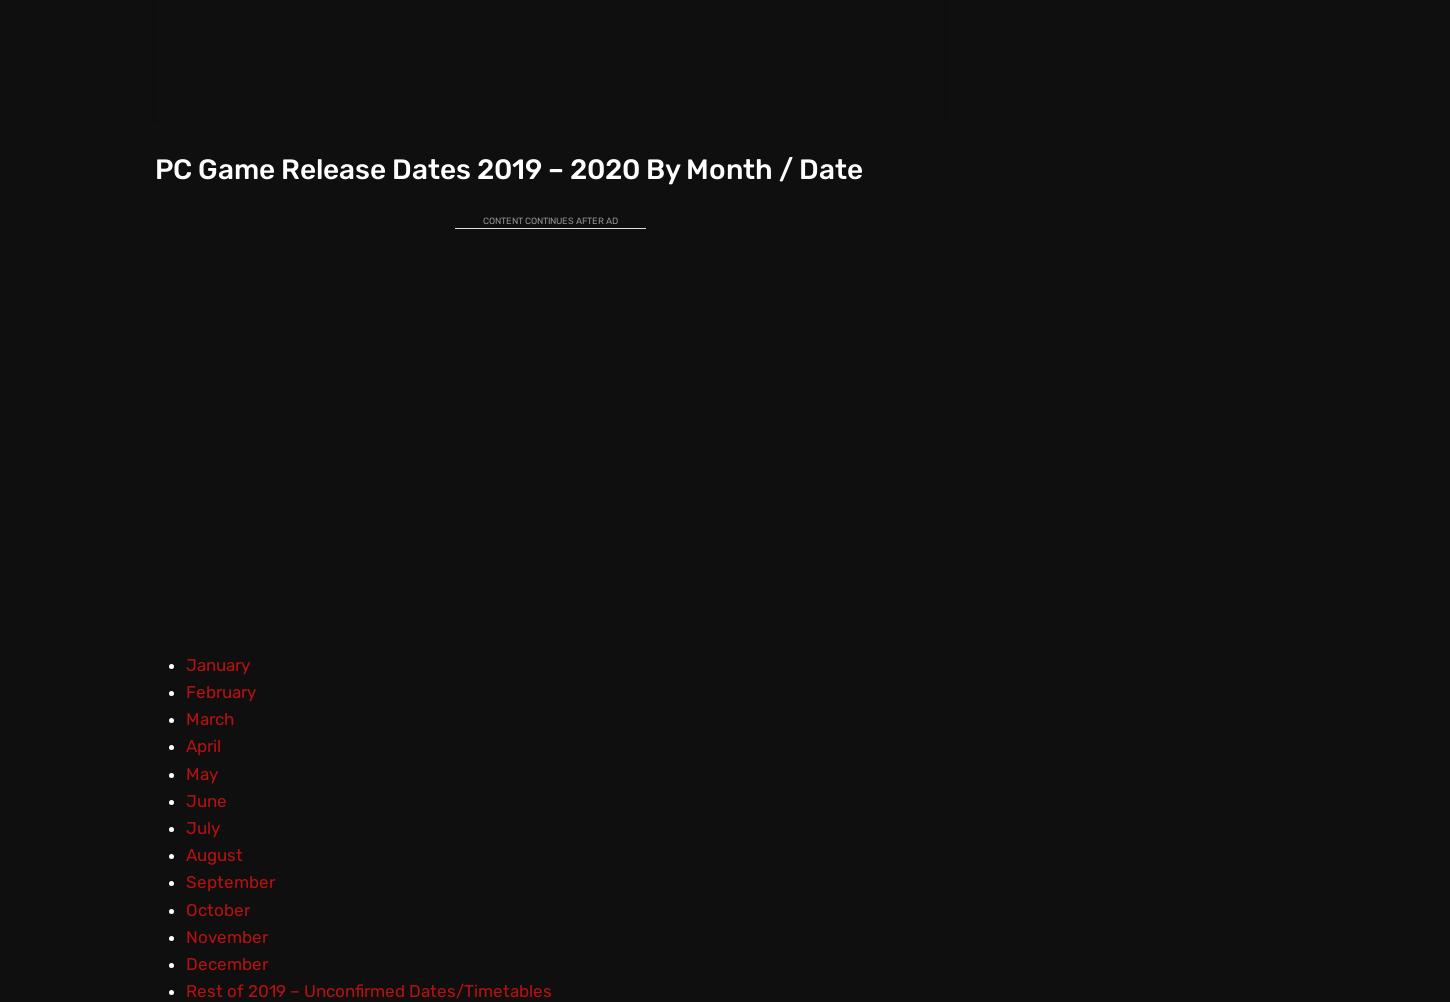 This screenshot has width=1450, height=1002. Describe the element at coordinates (212, 855) in the screenshot. I see `'August'` at that location.